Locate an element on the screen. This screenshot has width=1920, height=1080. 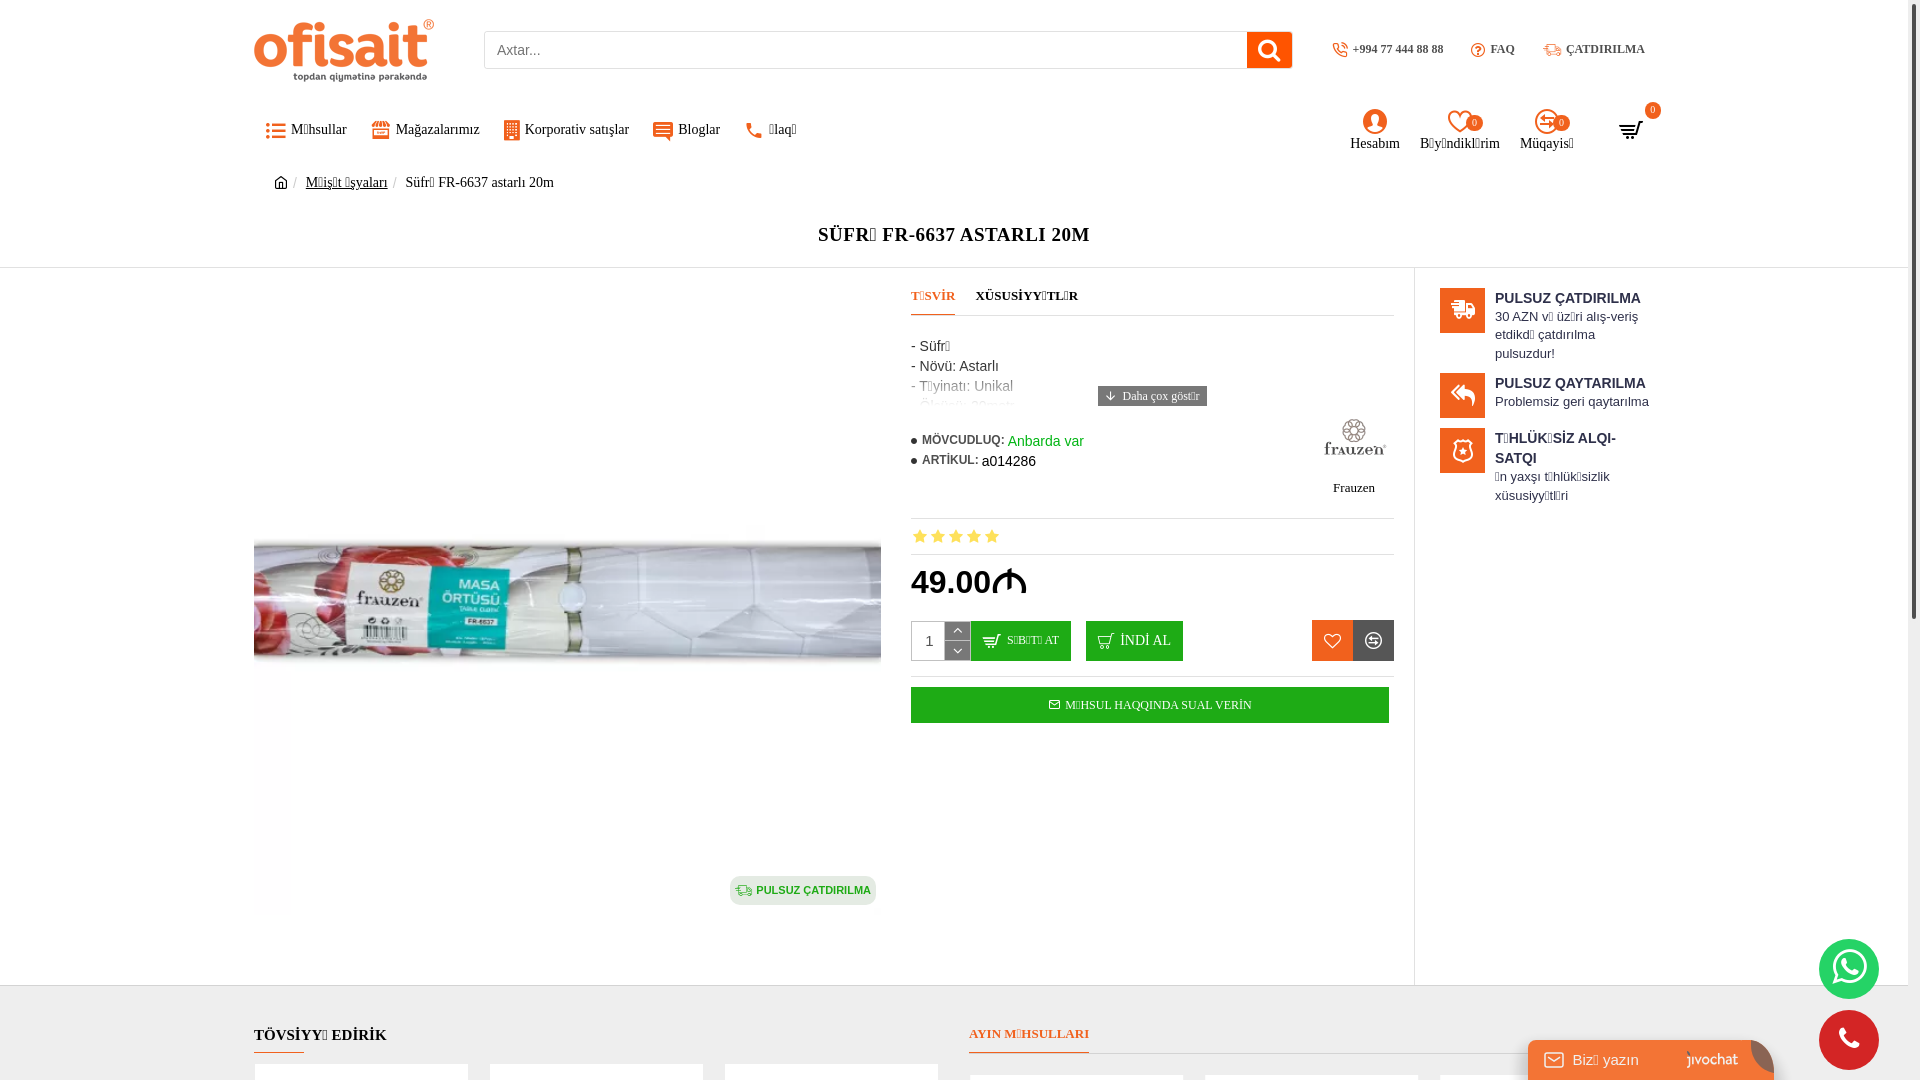
'Bloglar' is located at coordinates (686, 131).